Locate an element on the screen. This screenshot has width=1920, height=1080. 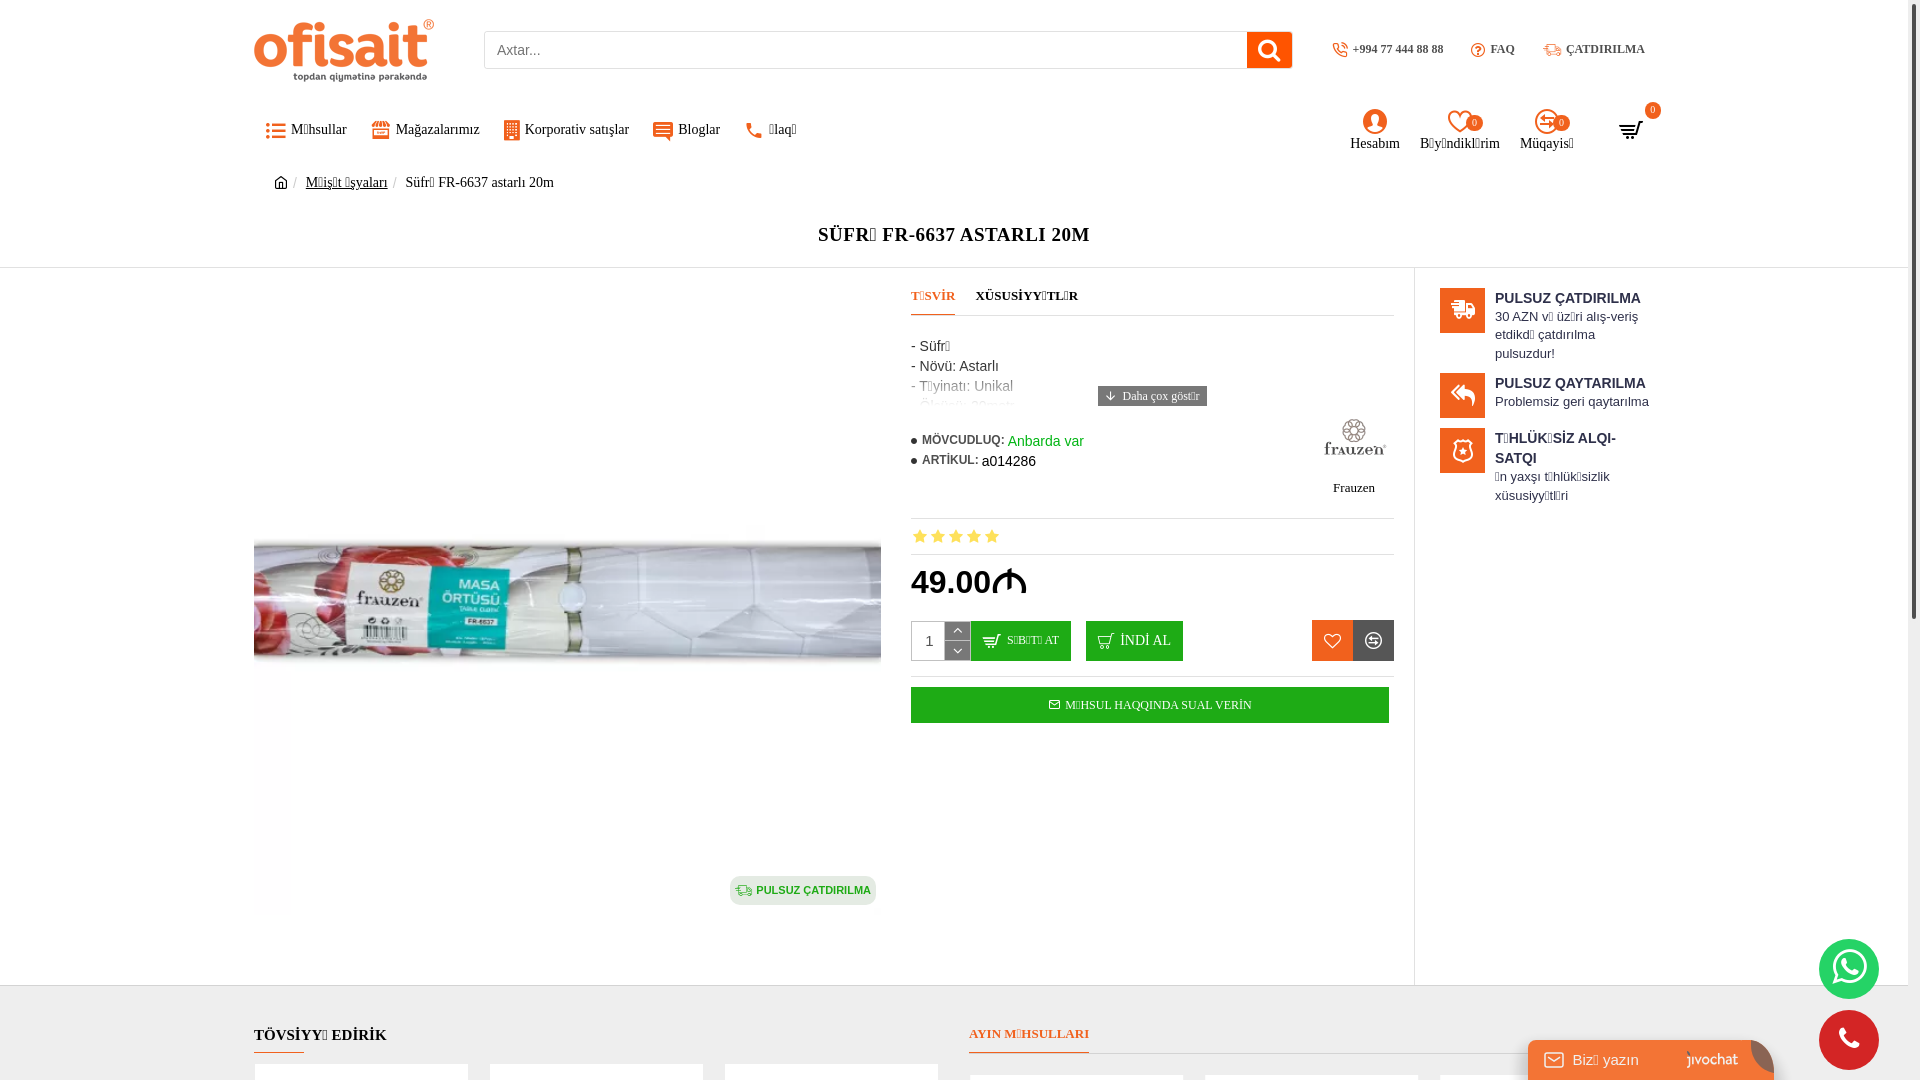
'Bloglar' is located at coordinates (686, 131).